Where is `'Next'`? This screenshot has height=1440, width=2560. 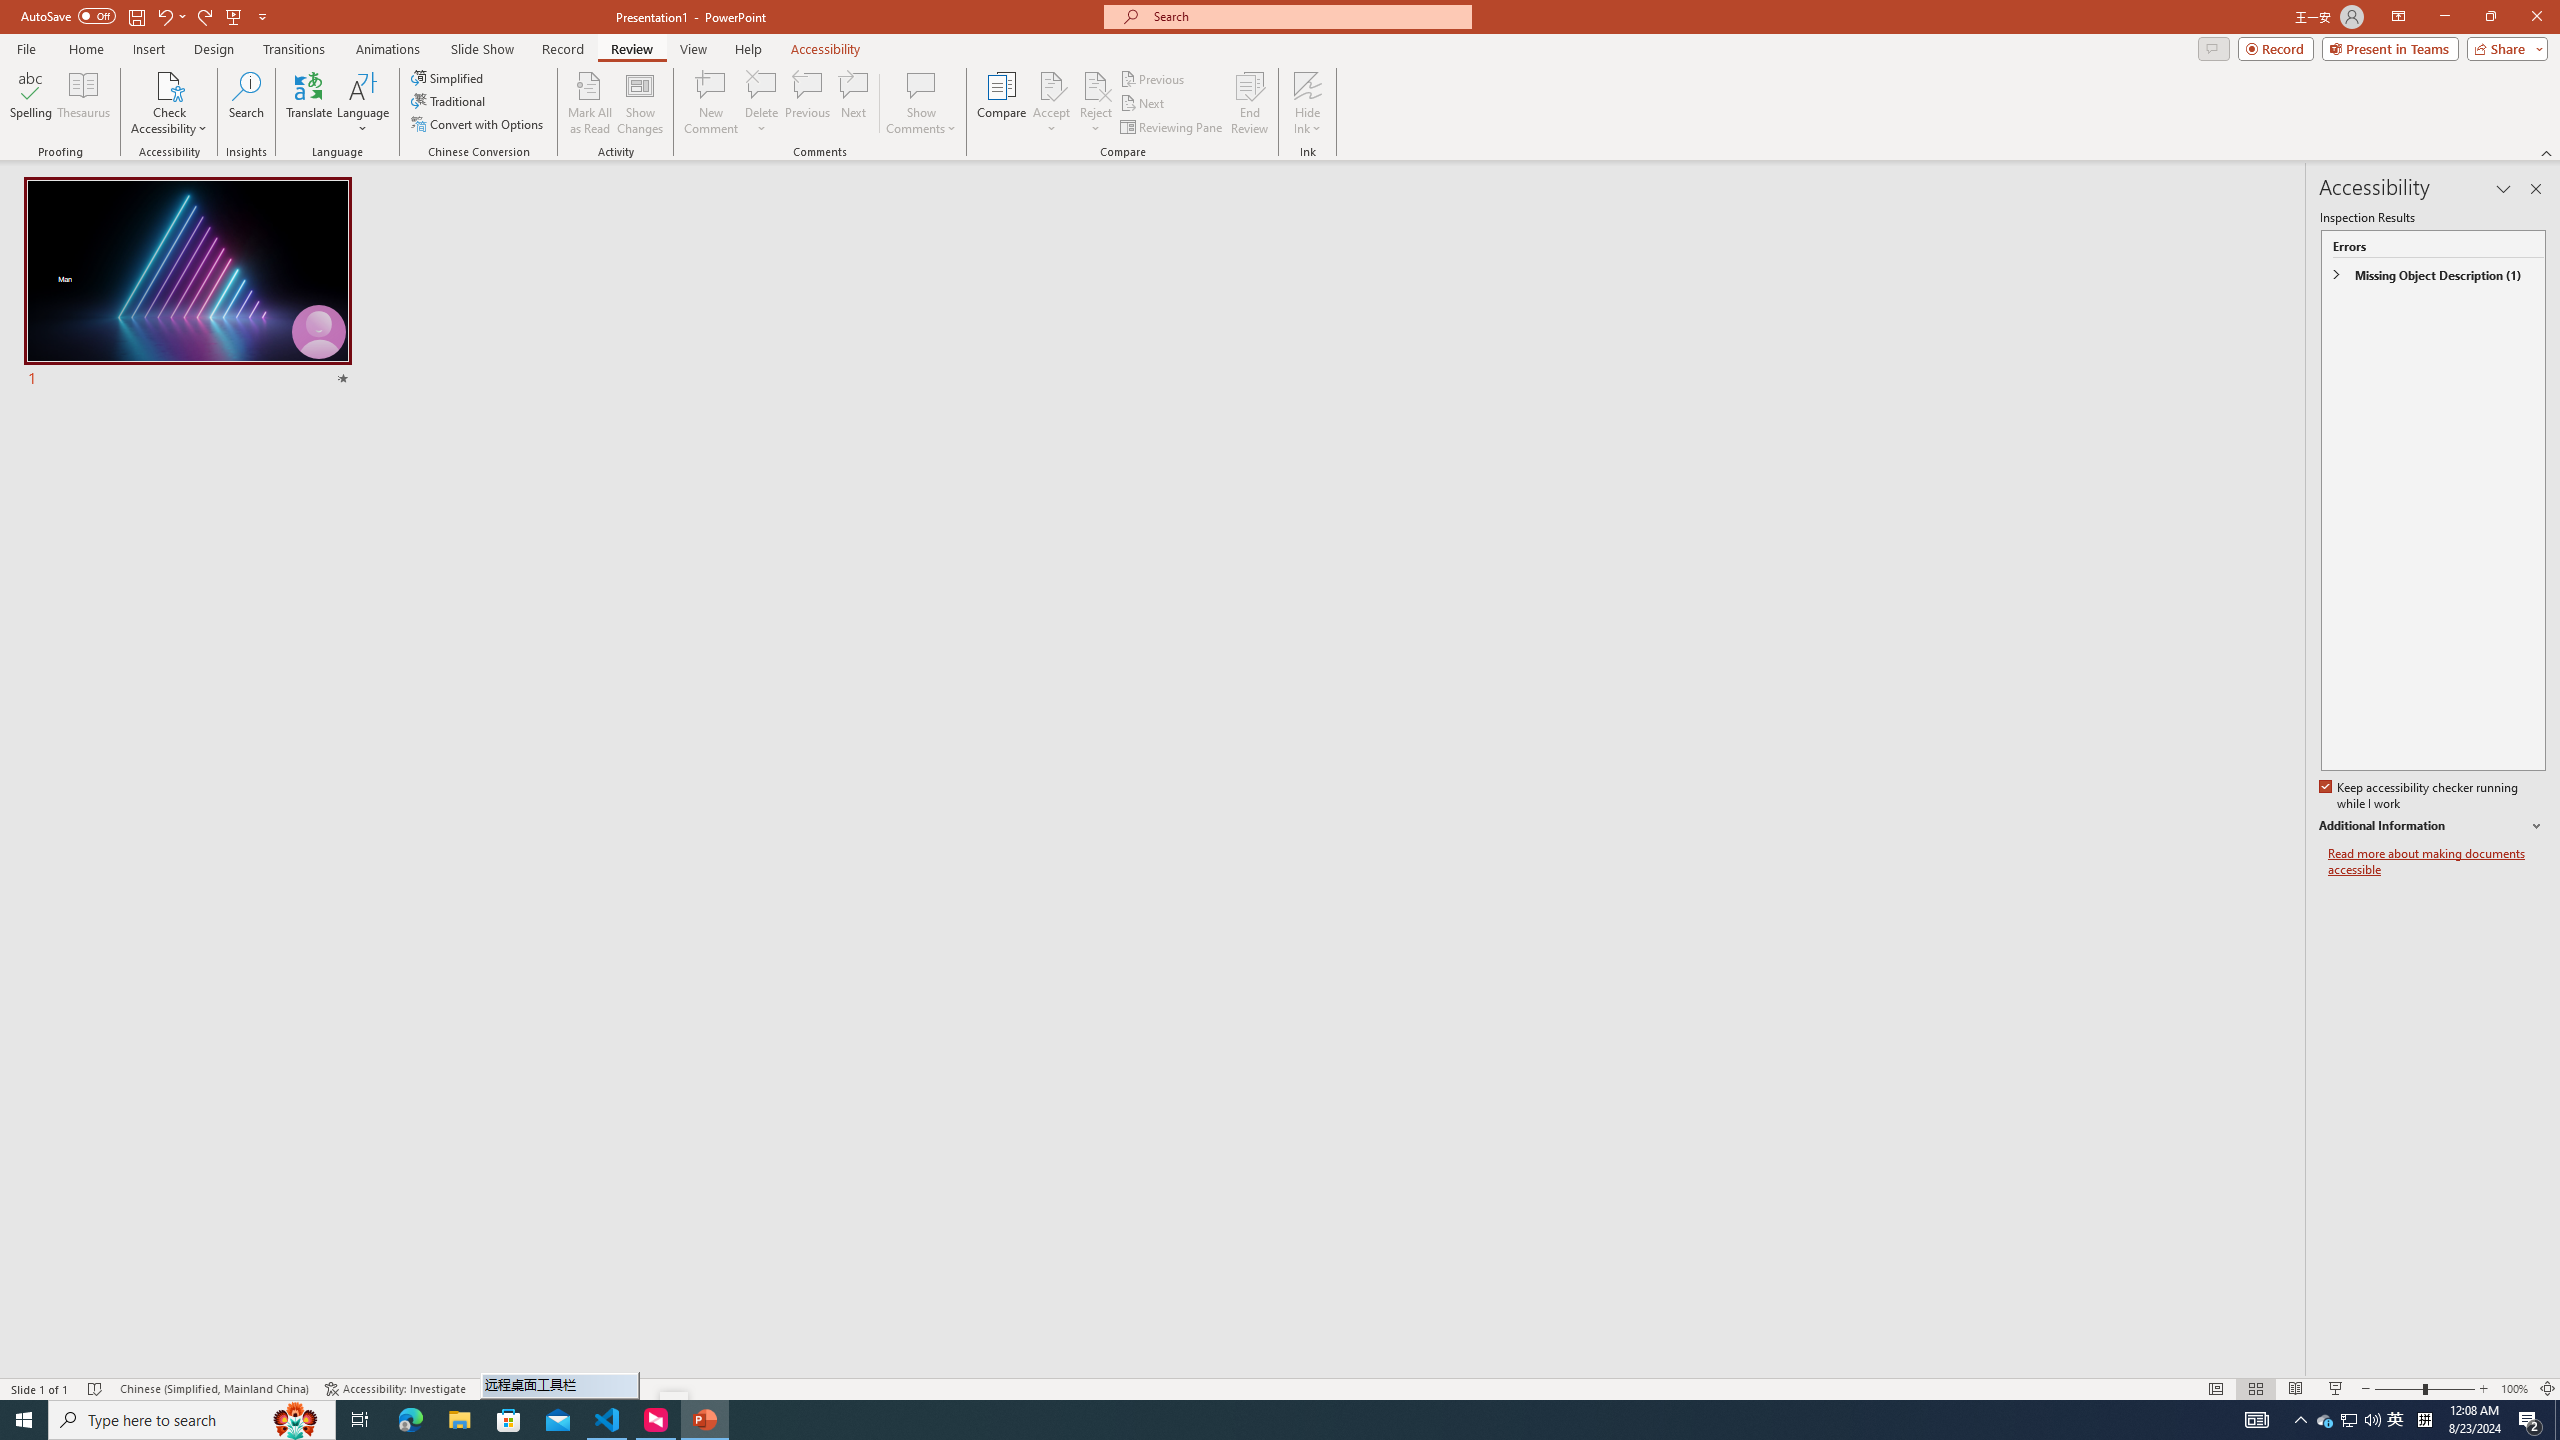
'Next' is located at coordinates (1142, 103).